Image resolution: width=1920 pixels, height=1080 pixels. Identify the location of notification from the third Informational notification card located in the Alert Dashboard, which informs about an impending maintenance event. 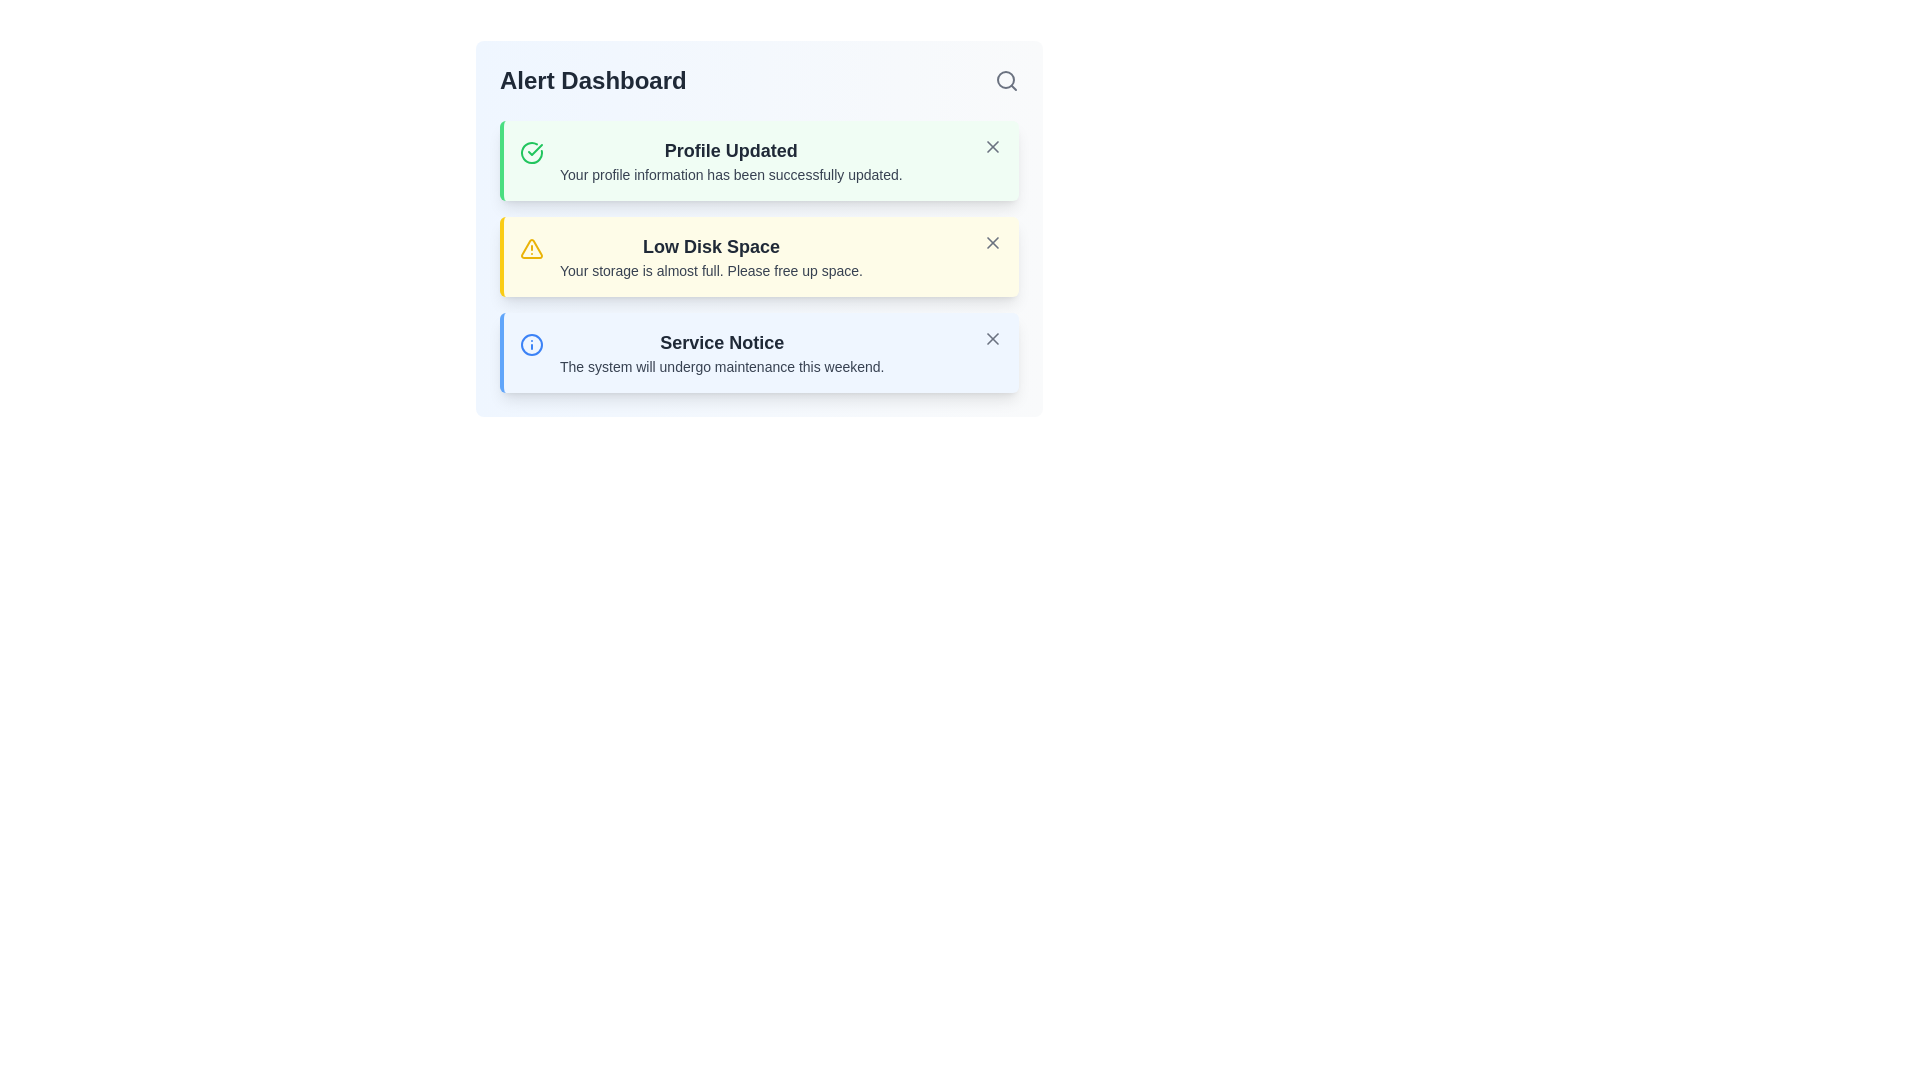
(758, 352).